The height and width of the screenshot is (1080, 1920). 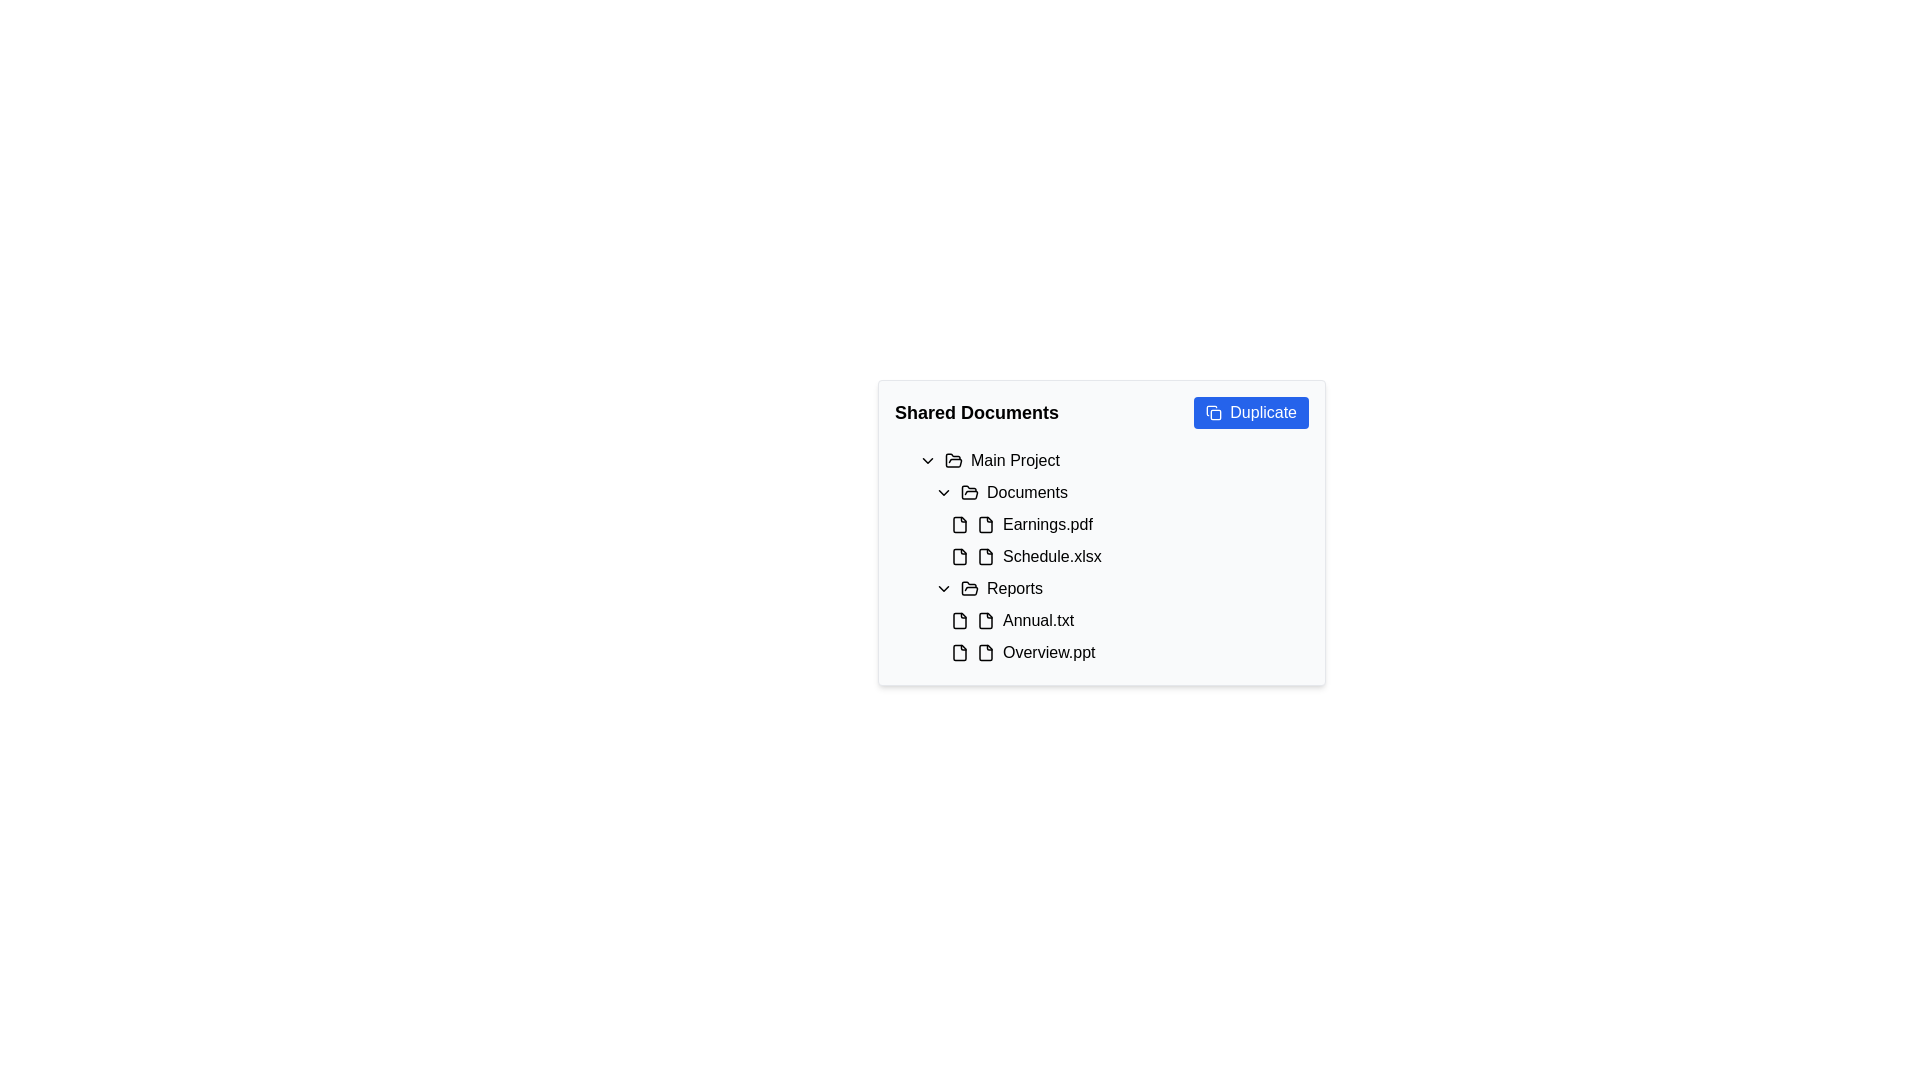 I want to click on the folder icon resembling an open folder, which indicates the folder's open status, so click(x=953, y=460).